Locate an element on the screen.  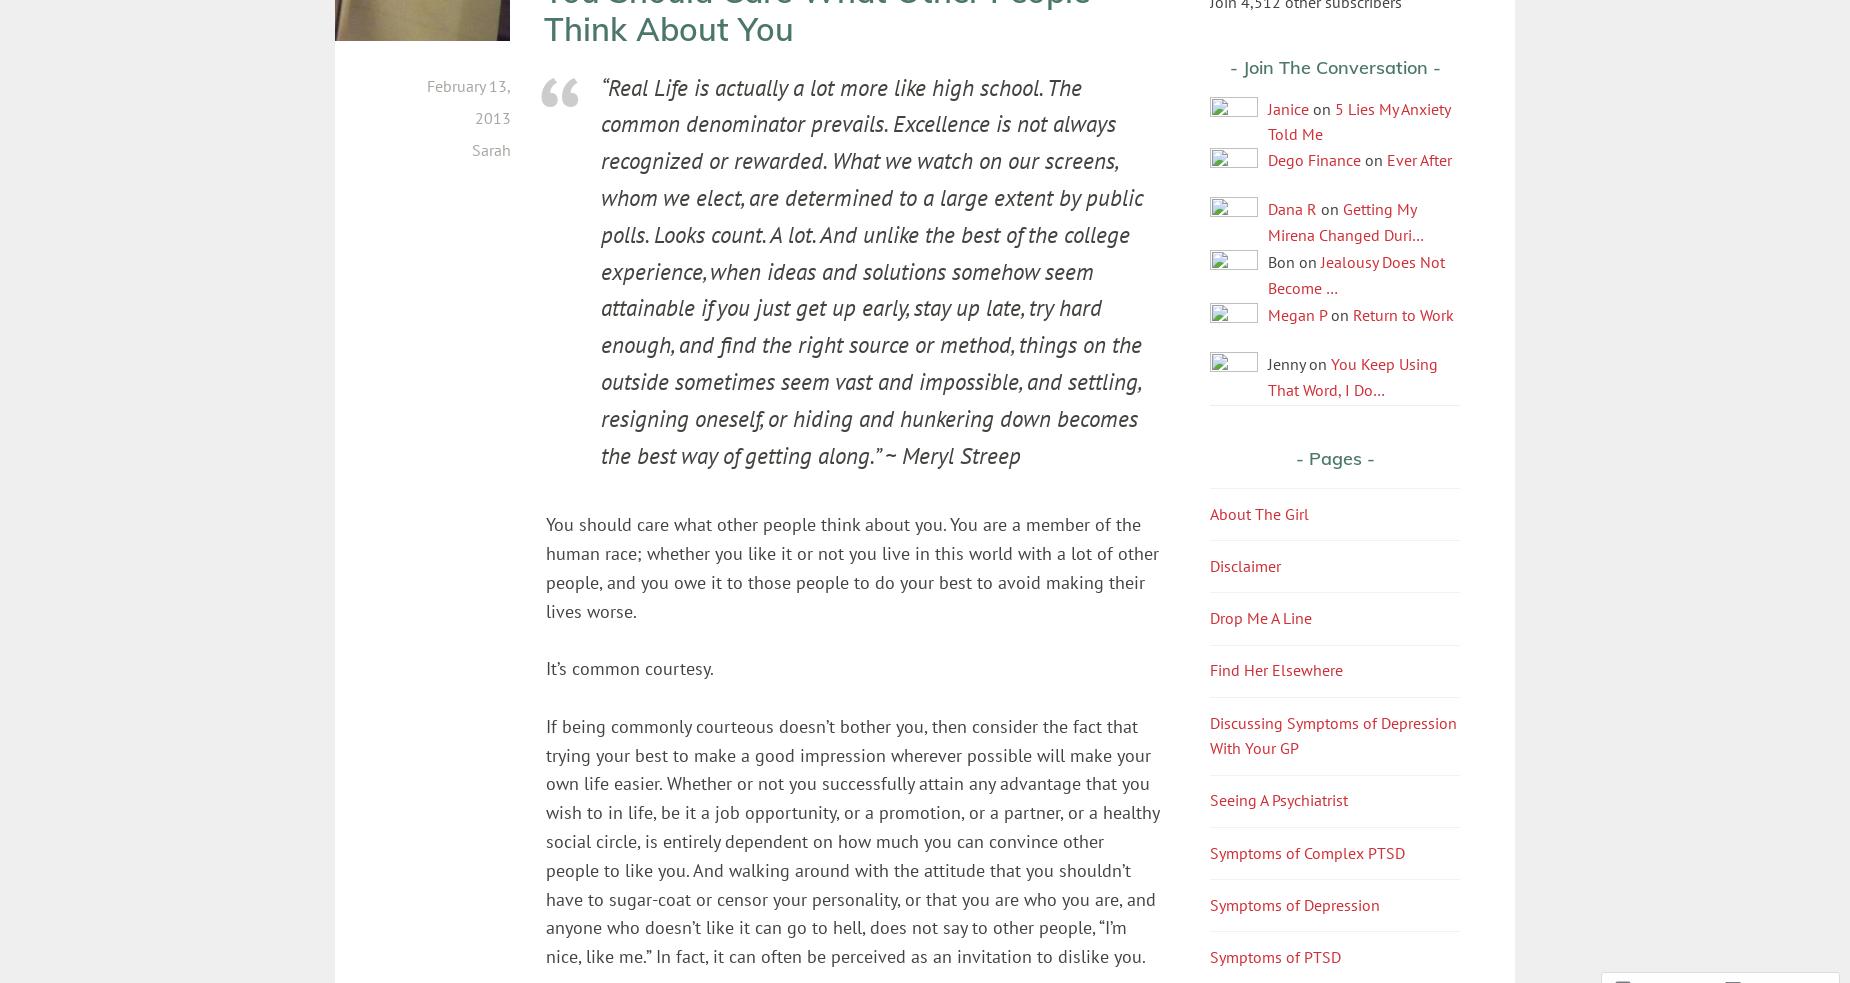
'Jenny on' is located at coordinates (1298, 363).